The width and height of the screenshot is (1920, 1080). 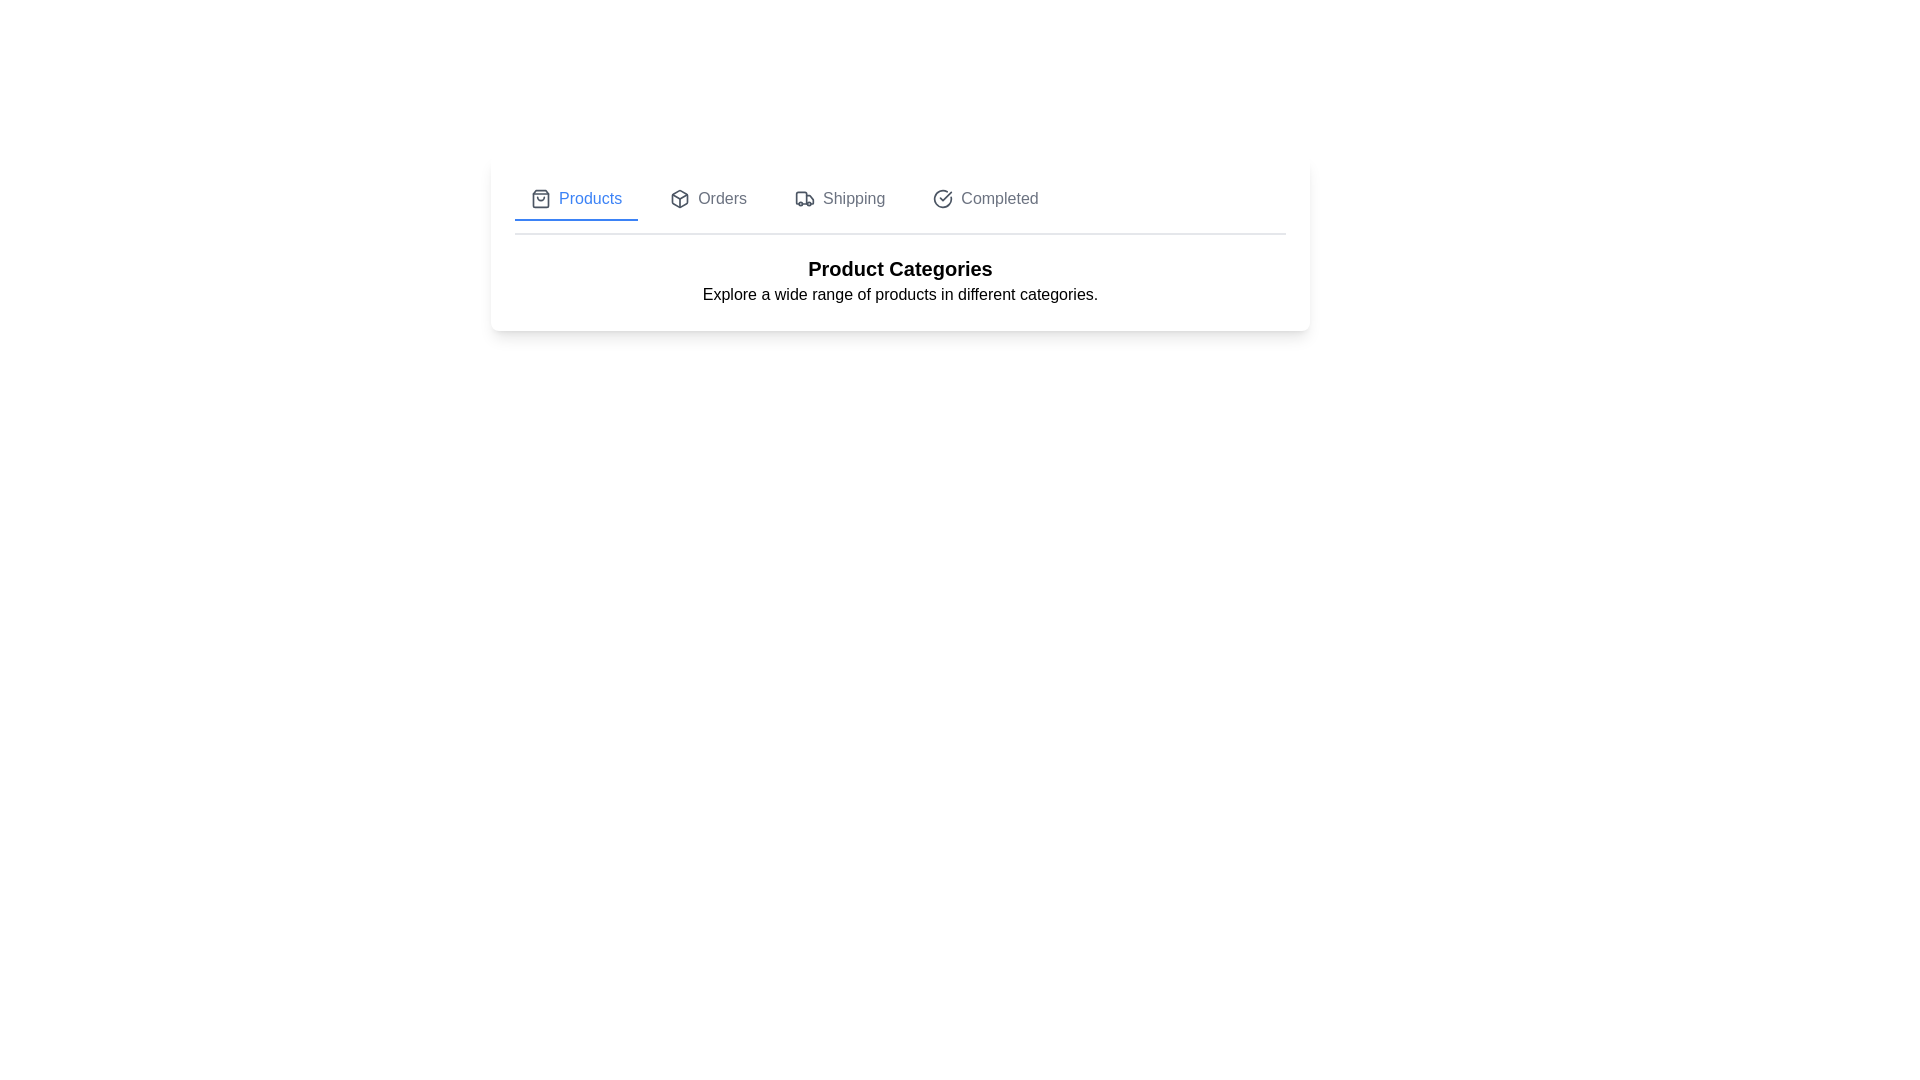 I want to click on the box-like icon located centrally in the header menu, which is represented by a rectangular 3D shape, so click(x=680, y=199).